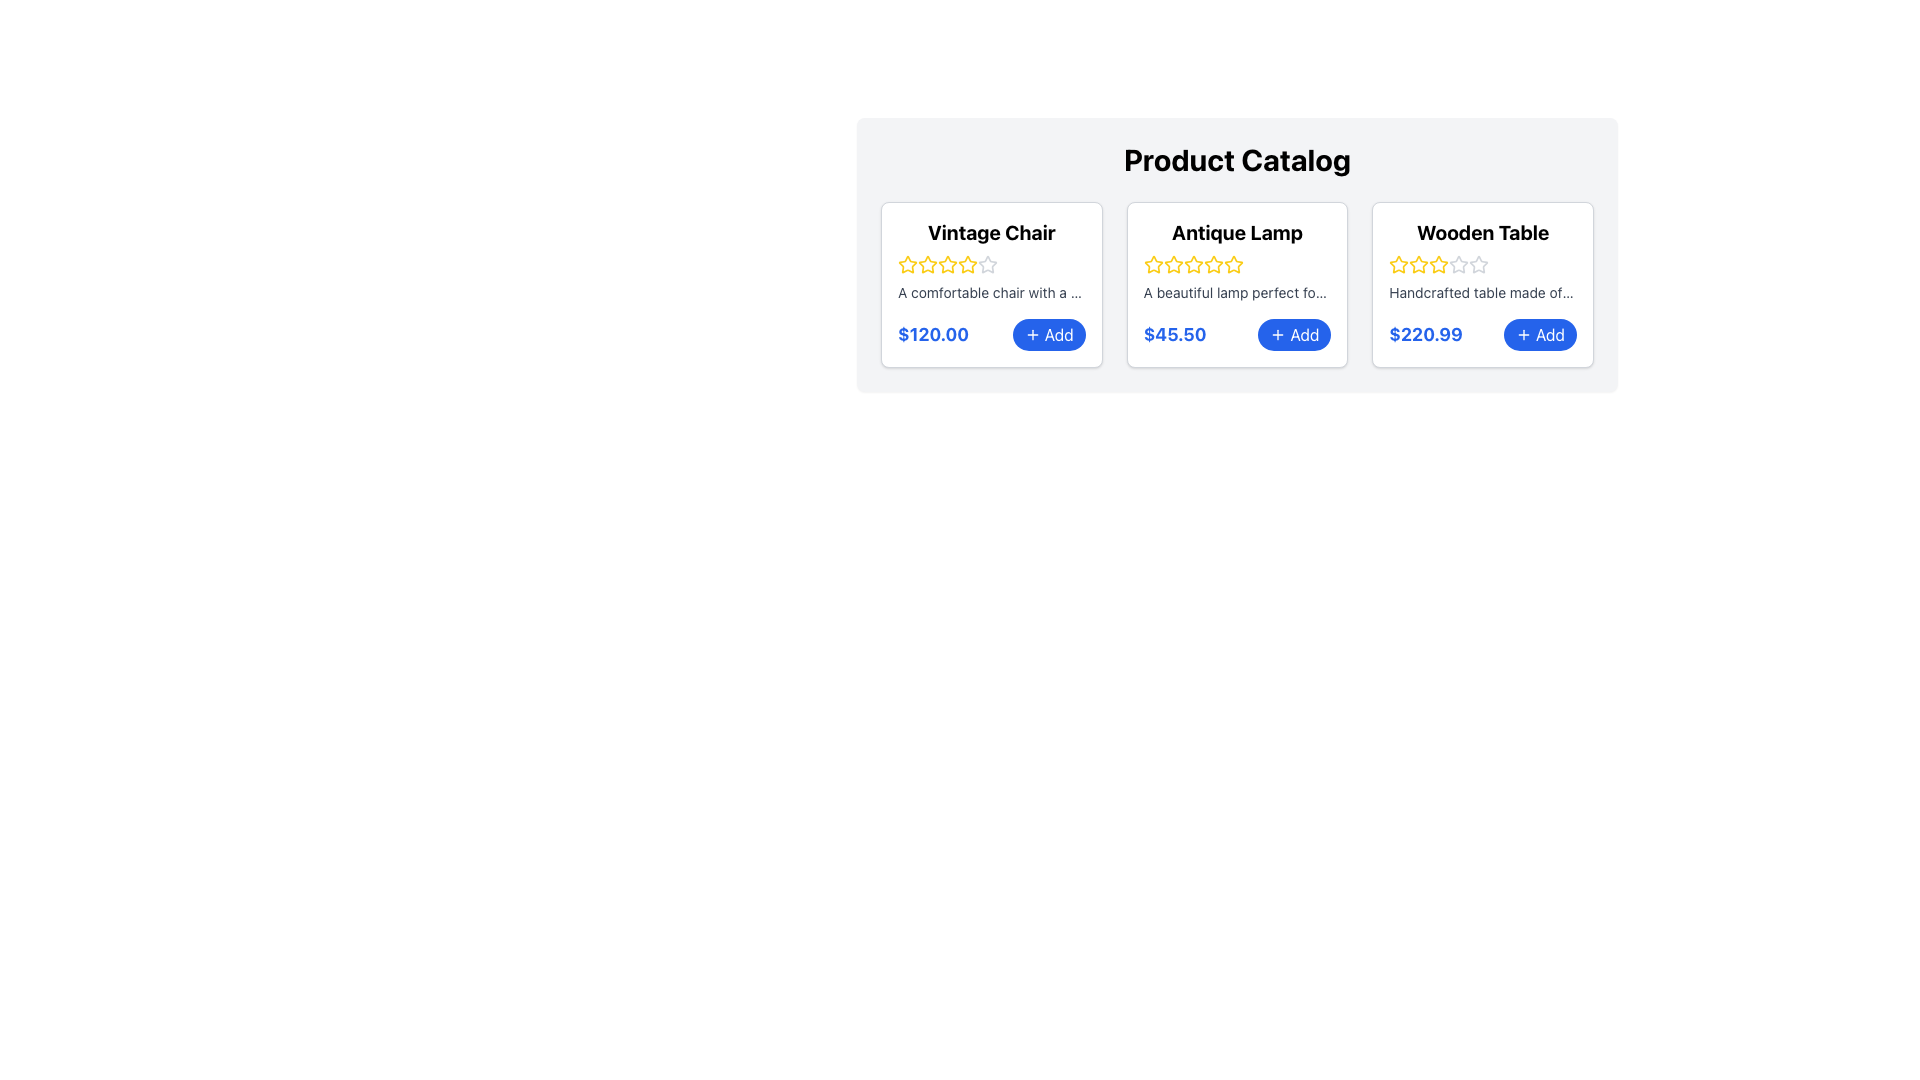 Image resolution: width=1920 pixels, height=1080 pixels. Describe the element at coordinates (1173, 263) in the screenshot. I see `the second star-shaped icon with a yellow outline in the rating system for the 'Antique Lamp' product` at that location.